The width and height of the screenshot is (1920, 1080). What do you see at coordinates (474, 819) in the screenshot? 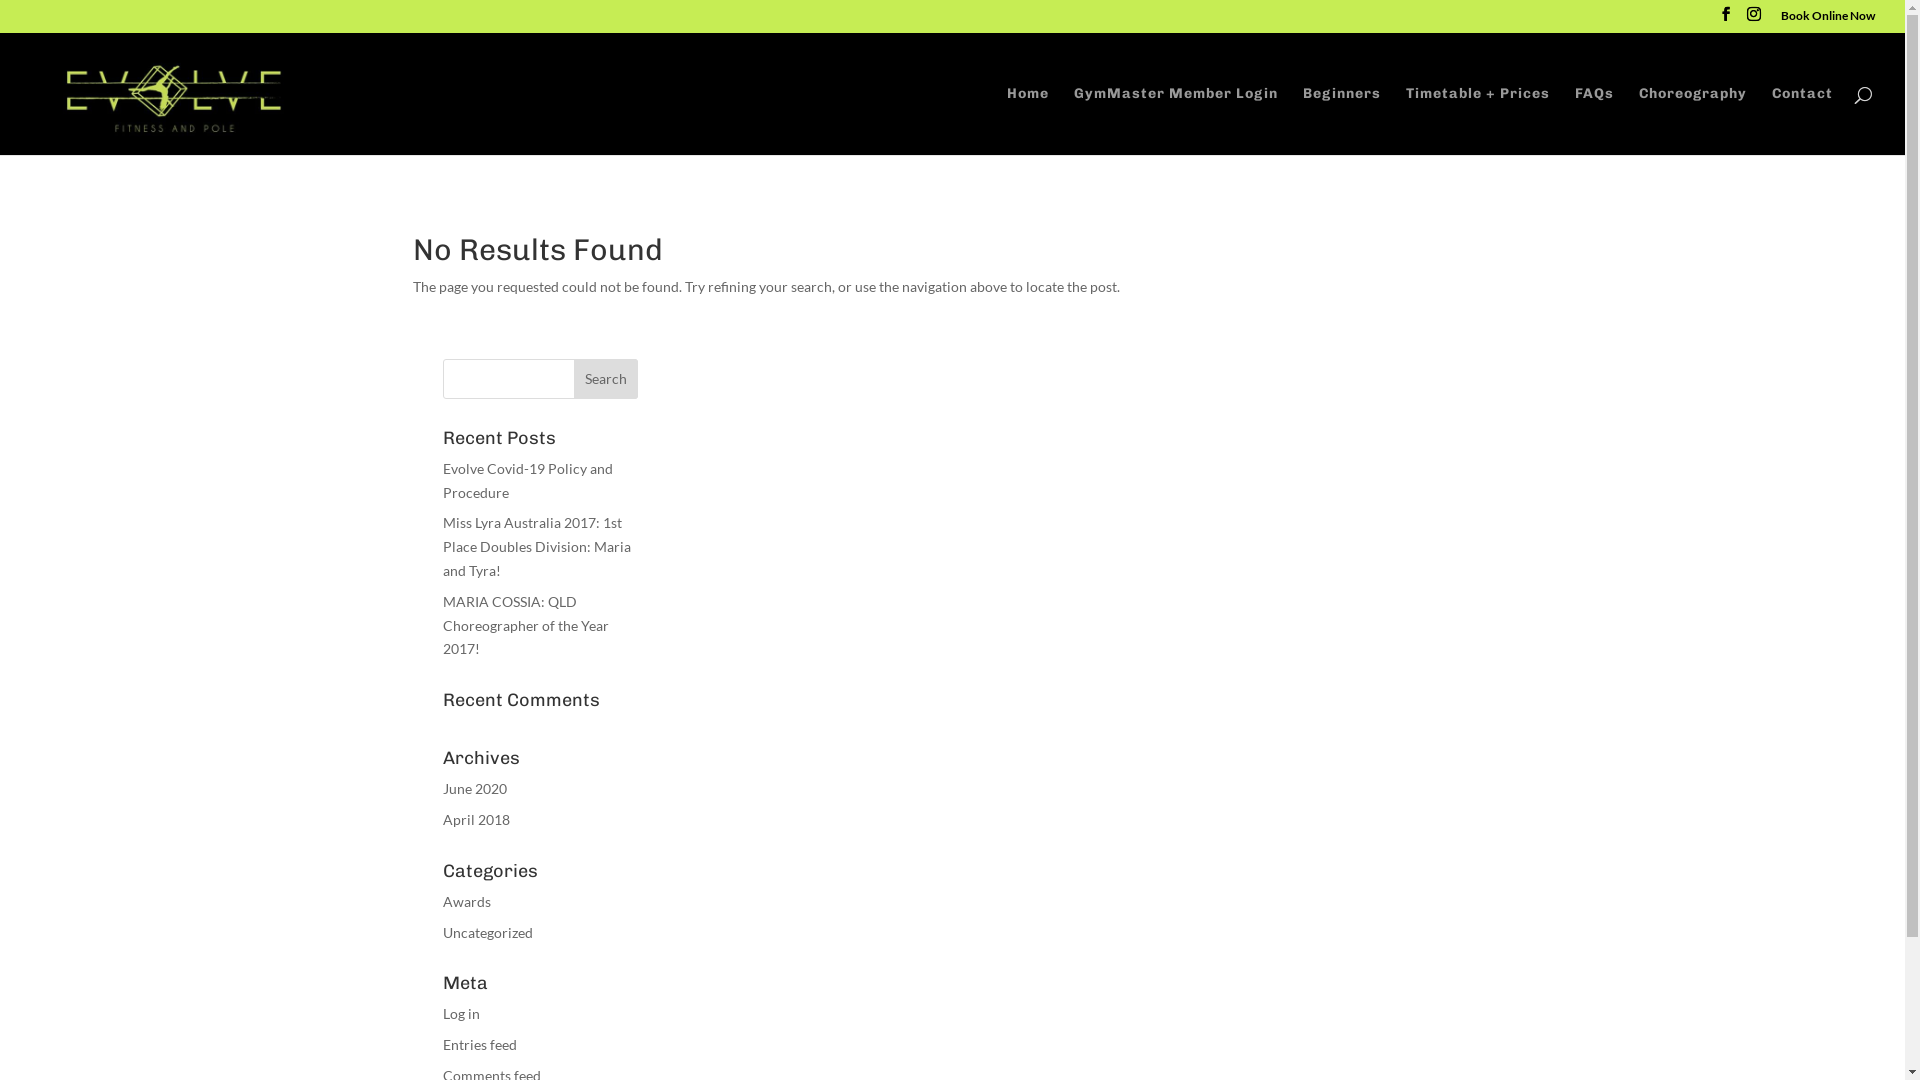
I see `'April 2018'` at bounding box center [474, 819].